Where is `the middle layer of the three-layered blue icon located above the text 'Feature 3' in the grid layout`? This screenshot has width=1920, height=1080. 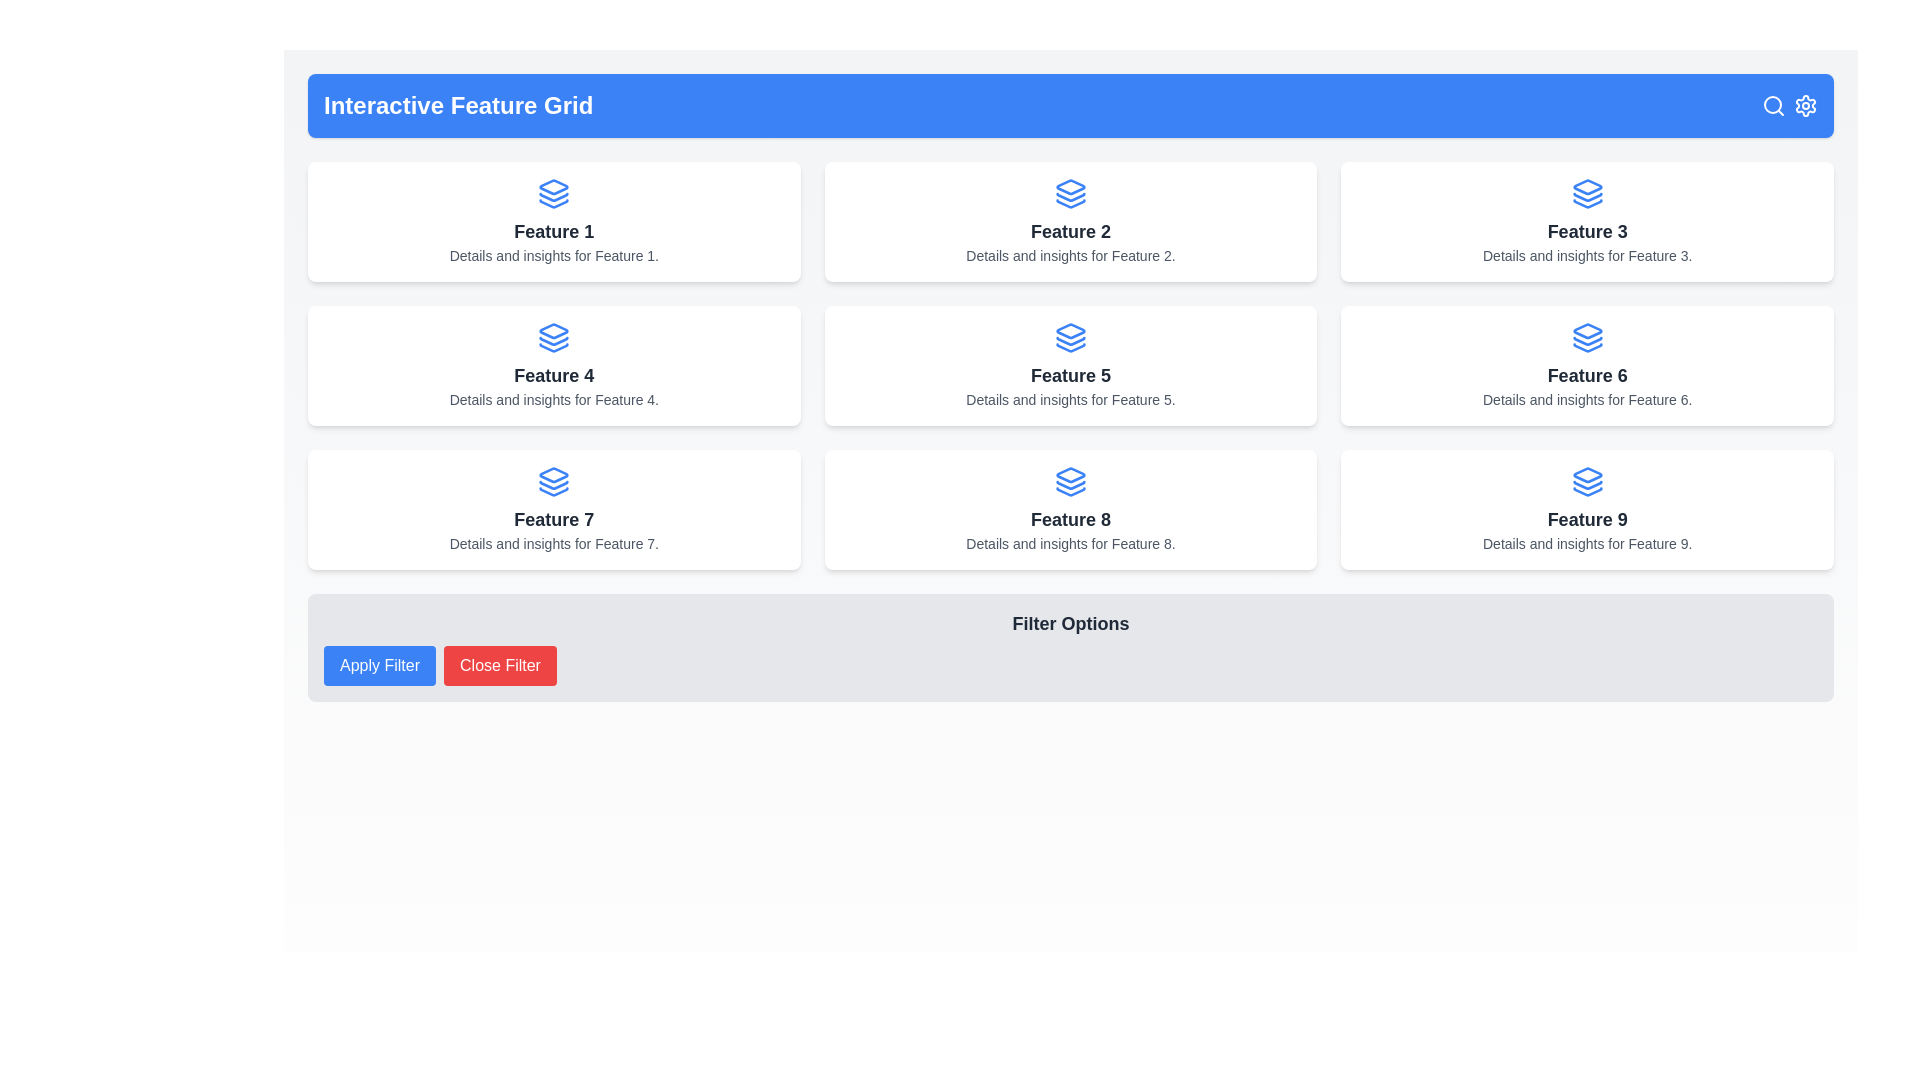
the middle layer of the three-layered blue icon located above the text 'Feature 3' in the grid layout is located at coordinates (1586, 197).